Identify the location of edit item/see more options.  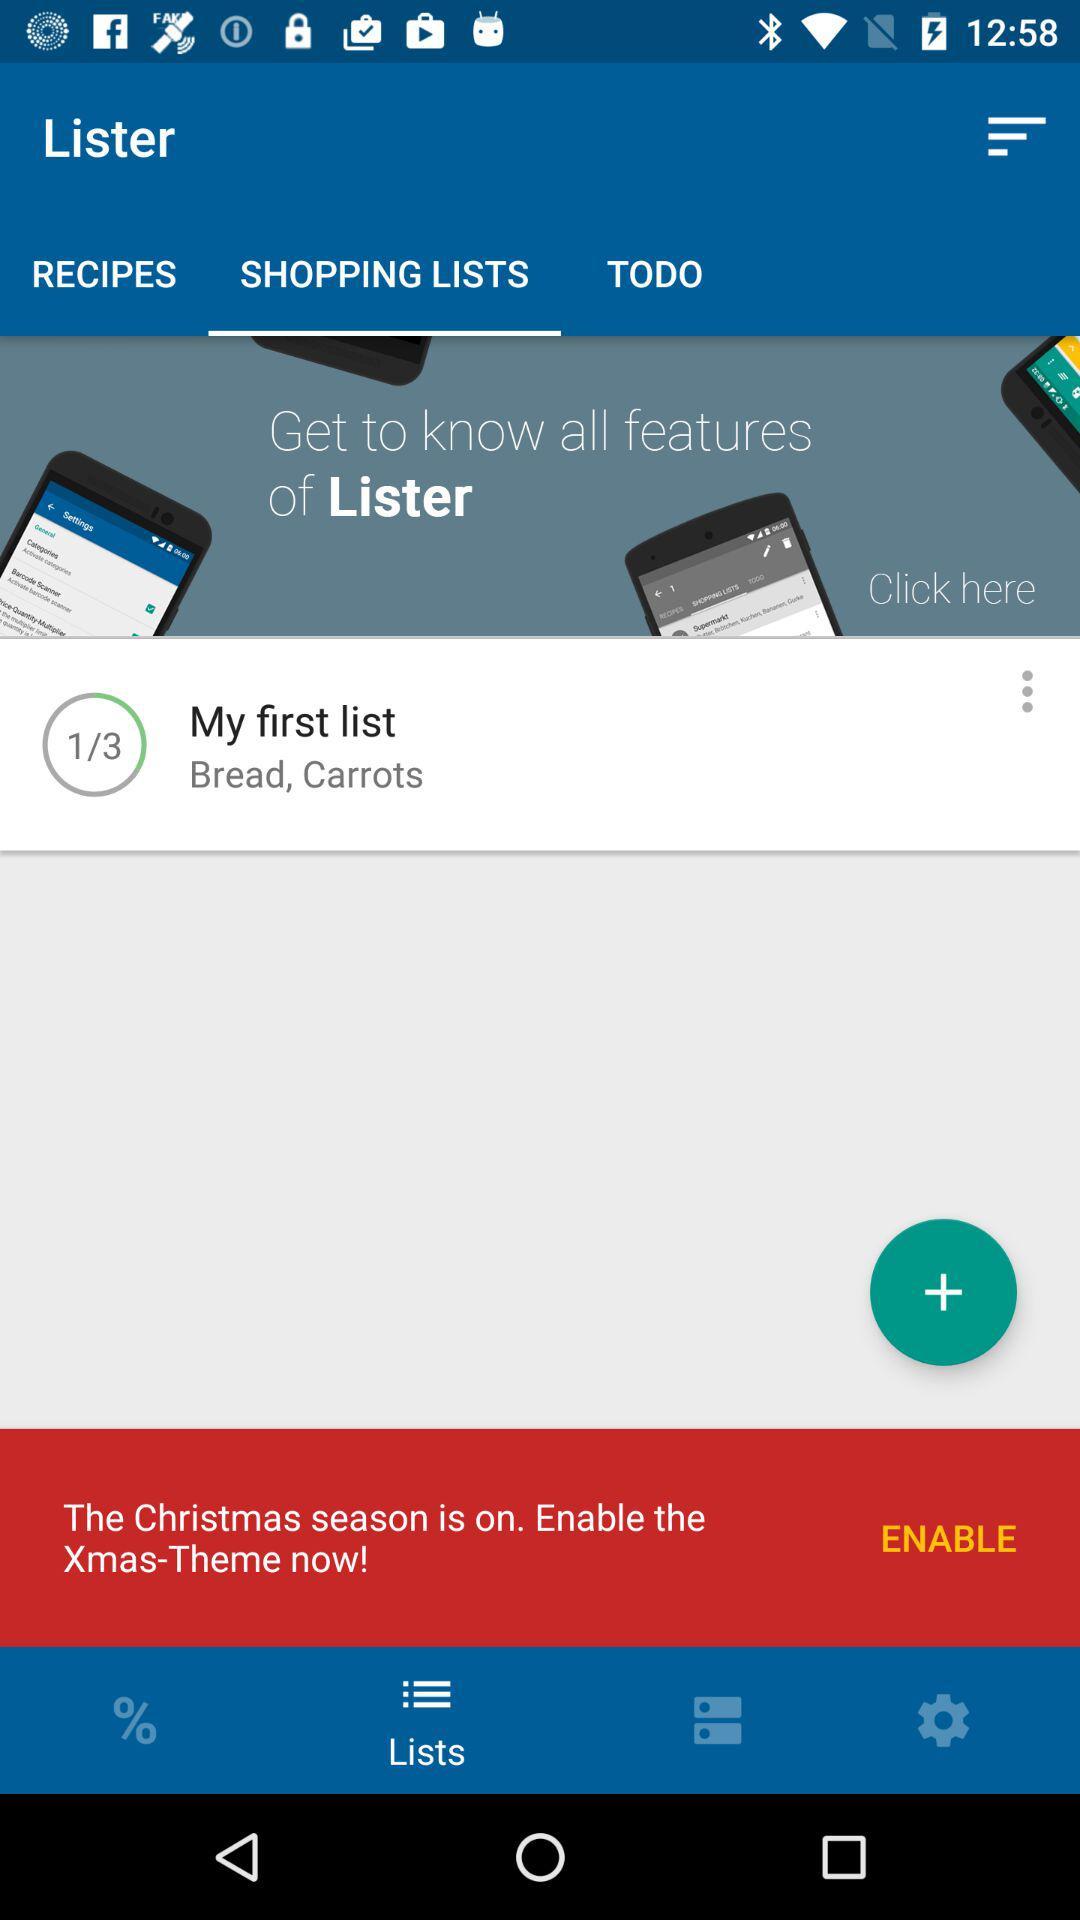
(1027, 691).